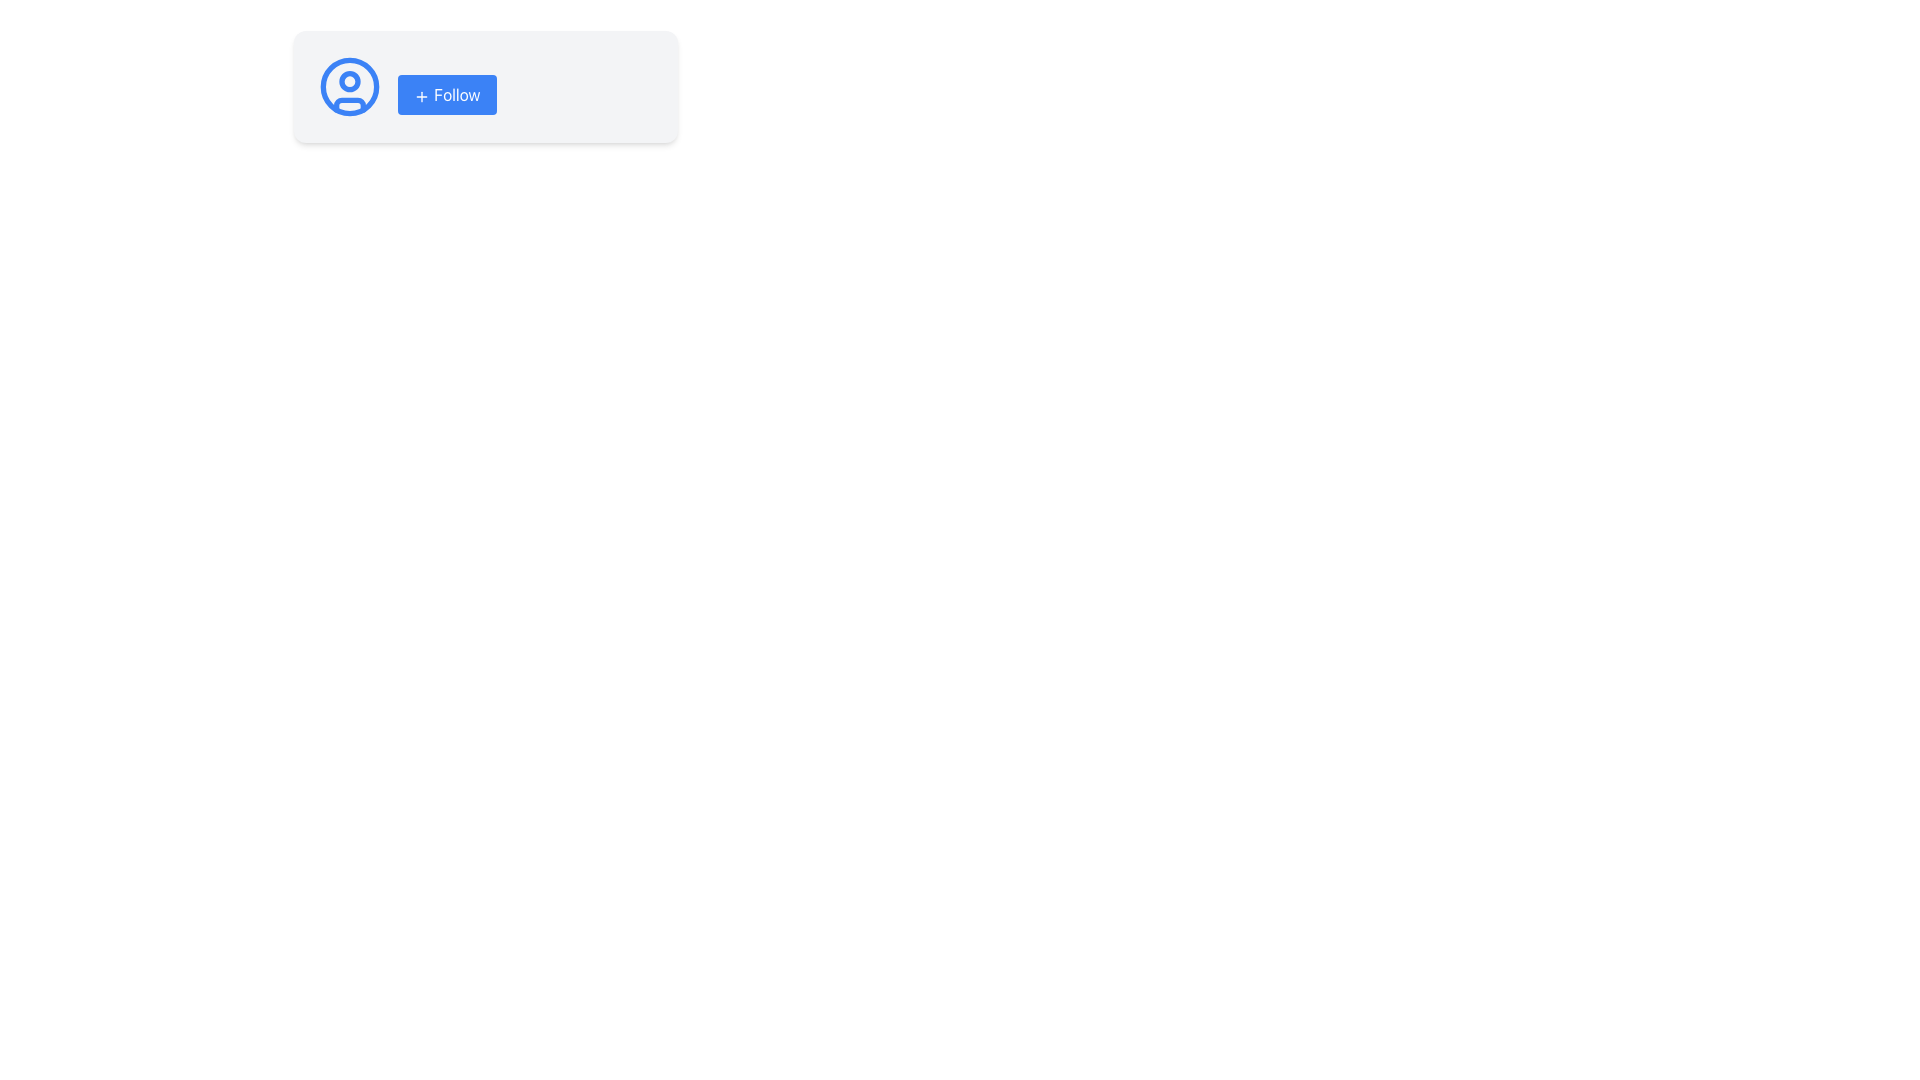 This screenshot has height=1080, width=1920. I want to click on the icon located within the blue 'Follow' button, positioned to the left of the 'Follow' text label, so click(421, 96).